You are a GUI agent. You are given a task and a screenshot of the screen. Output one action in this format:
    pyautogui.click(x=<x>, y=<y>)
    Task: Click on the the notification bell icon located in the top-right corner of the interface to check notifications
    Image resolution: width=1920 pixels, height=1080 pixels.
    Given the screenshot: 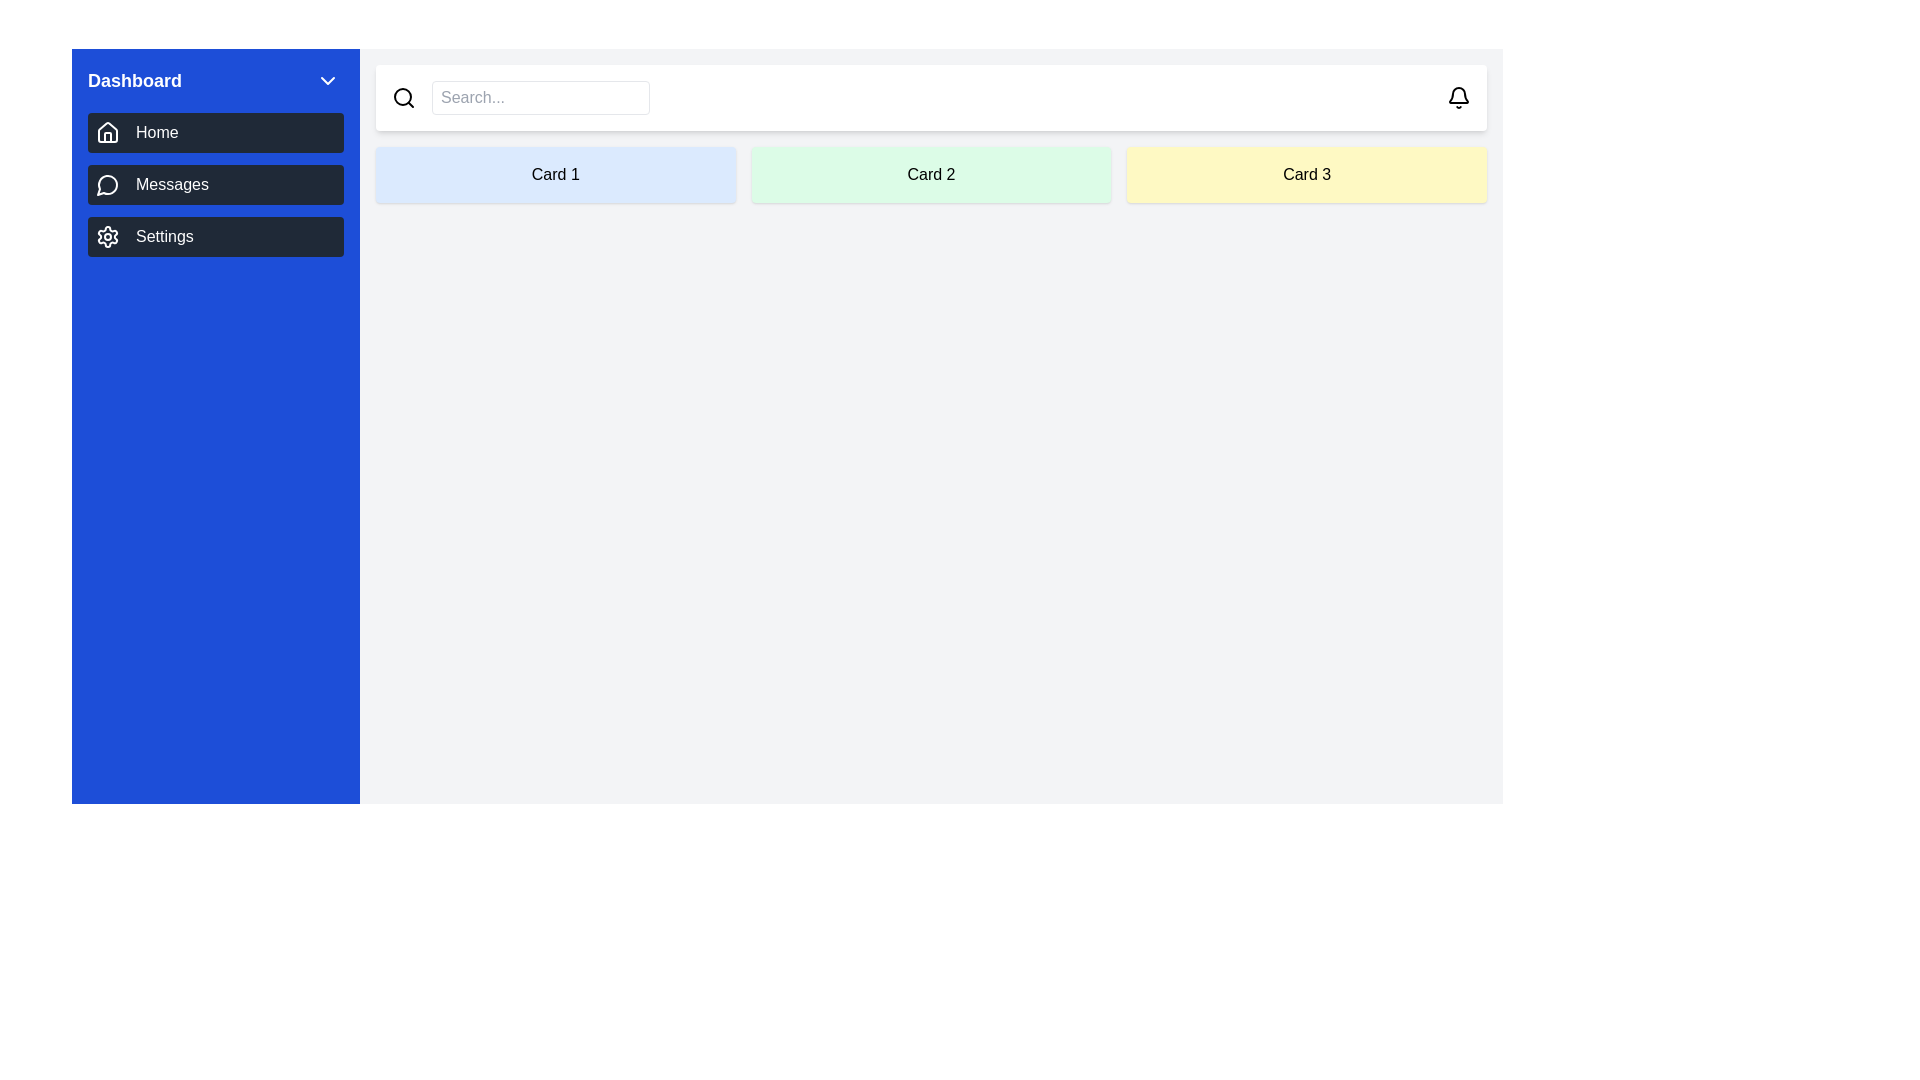 What is the action you would take?
    pyautogui.click(x=1459, y=97)
    